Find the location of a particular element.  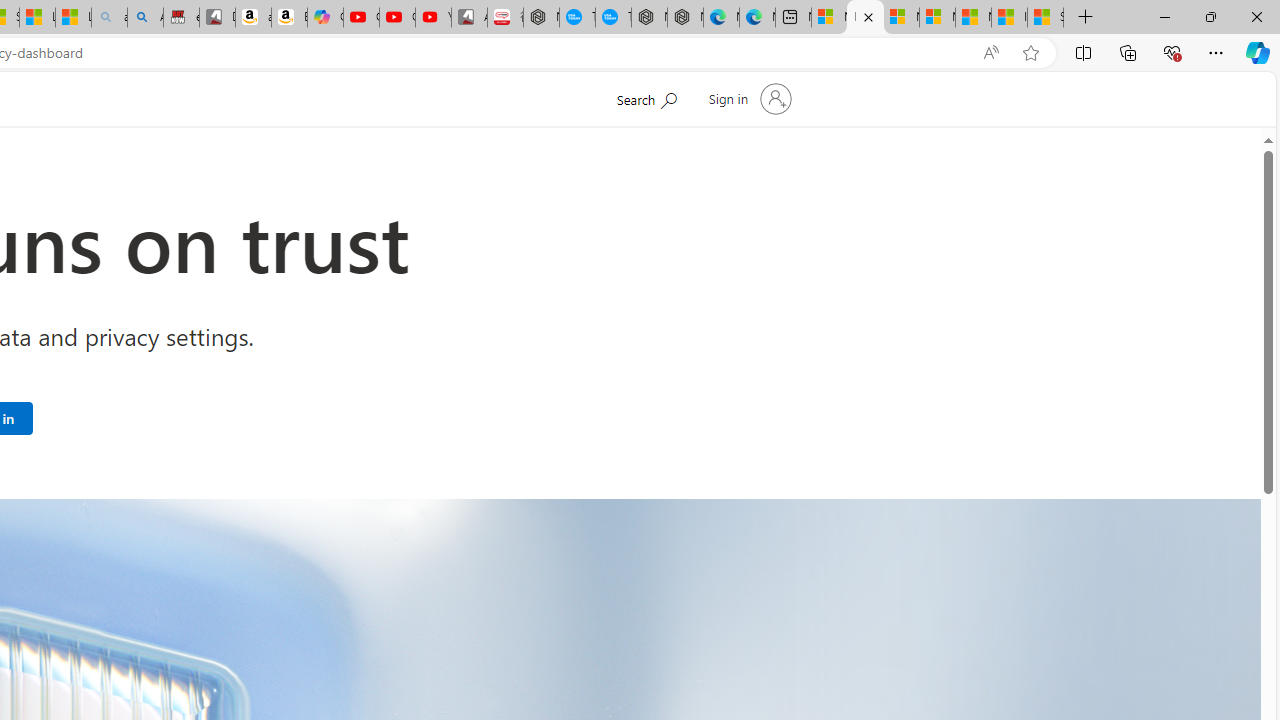

'Microsoft account | Privacy' is located at coordinates (936, 17).